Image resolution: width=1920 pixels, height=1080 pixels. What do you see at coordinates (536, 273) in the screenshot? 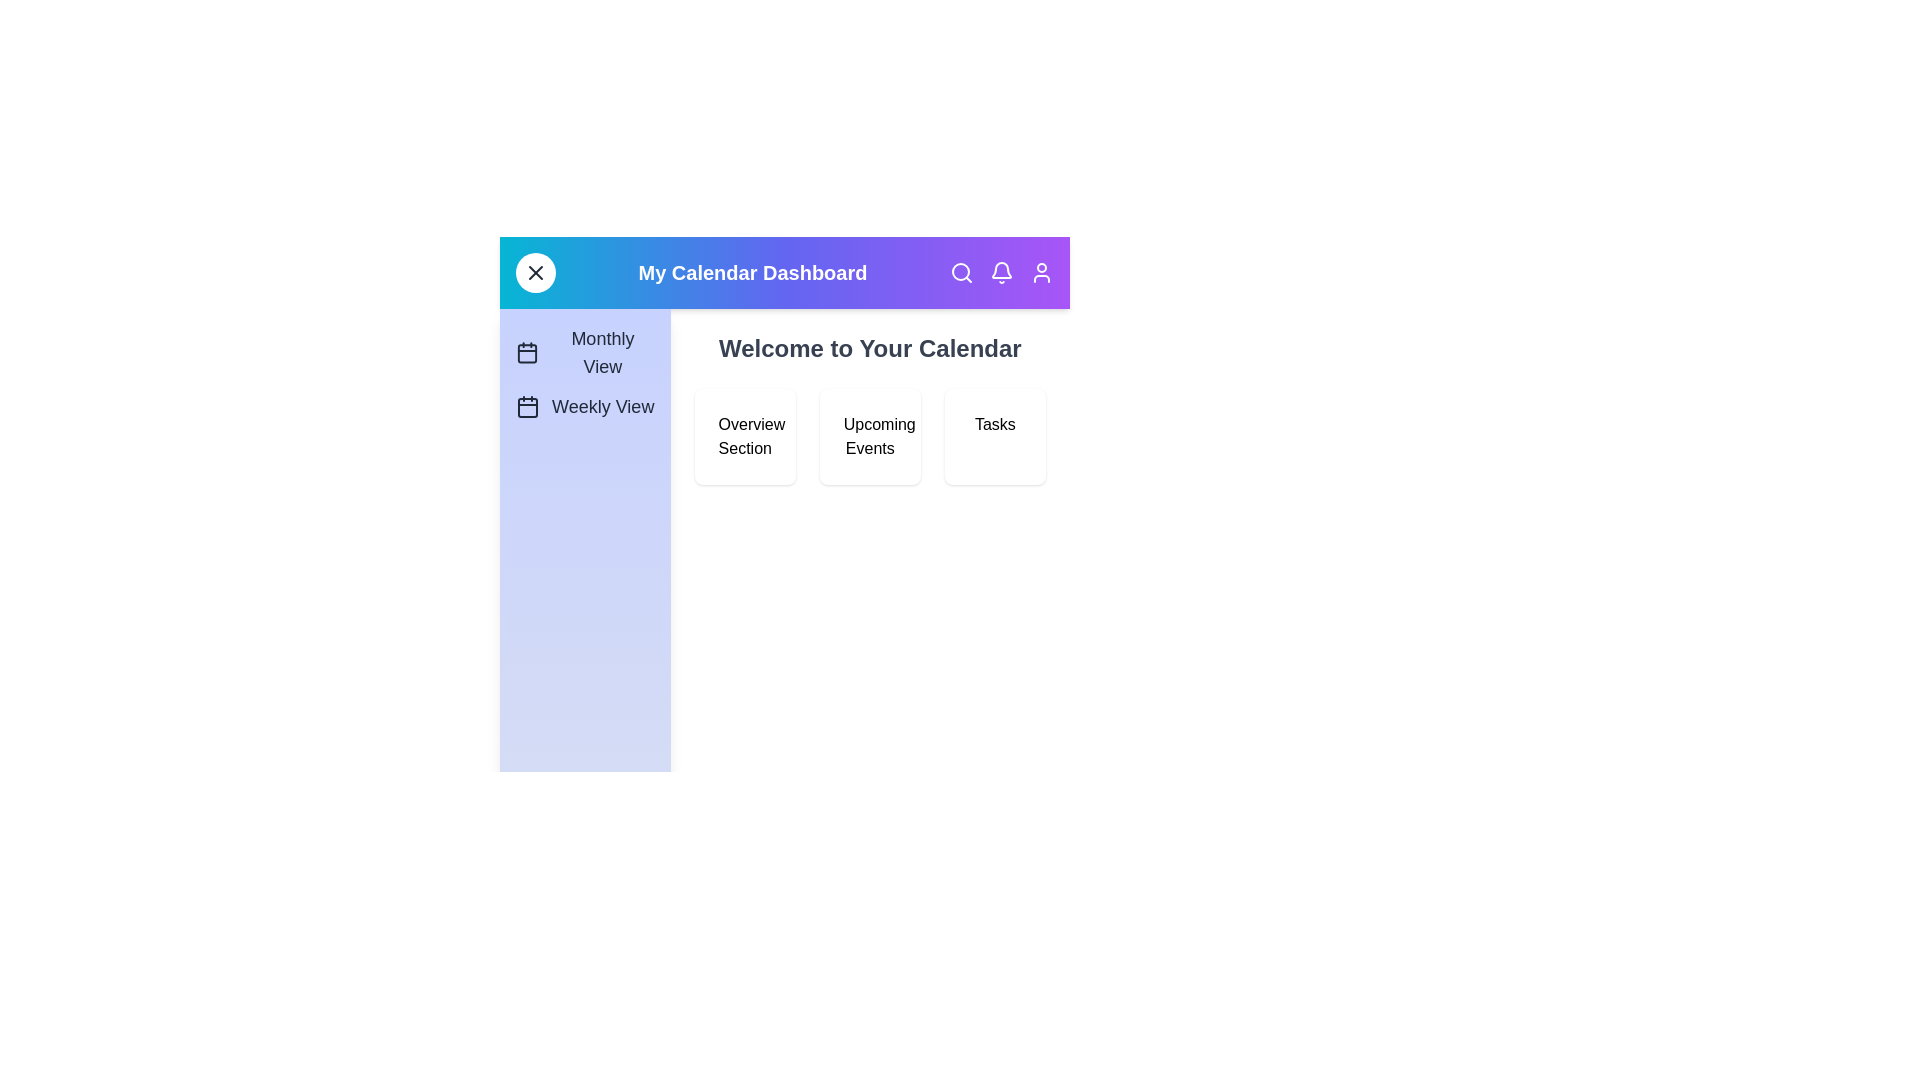
I see `the diagonal line of the 'X' icon in the top-left corner of the interface, which represents a closing or canceling action` at bounding box center [536, 273].